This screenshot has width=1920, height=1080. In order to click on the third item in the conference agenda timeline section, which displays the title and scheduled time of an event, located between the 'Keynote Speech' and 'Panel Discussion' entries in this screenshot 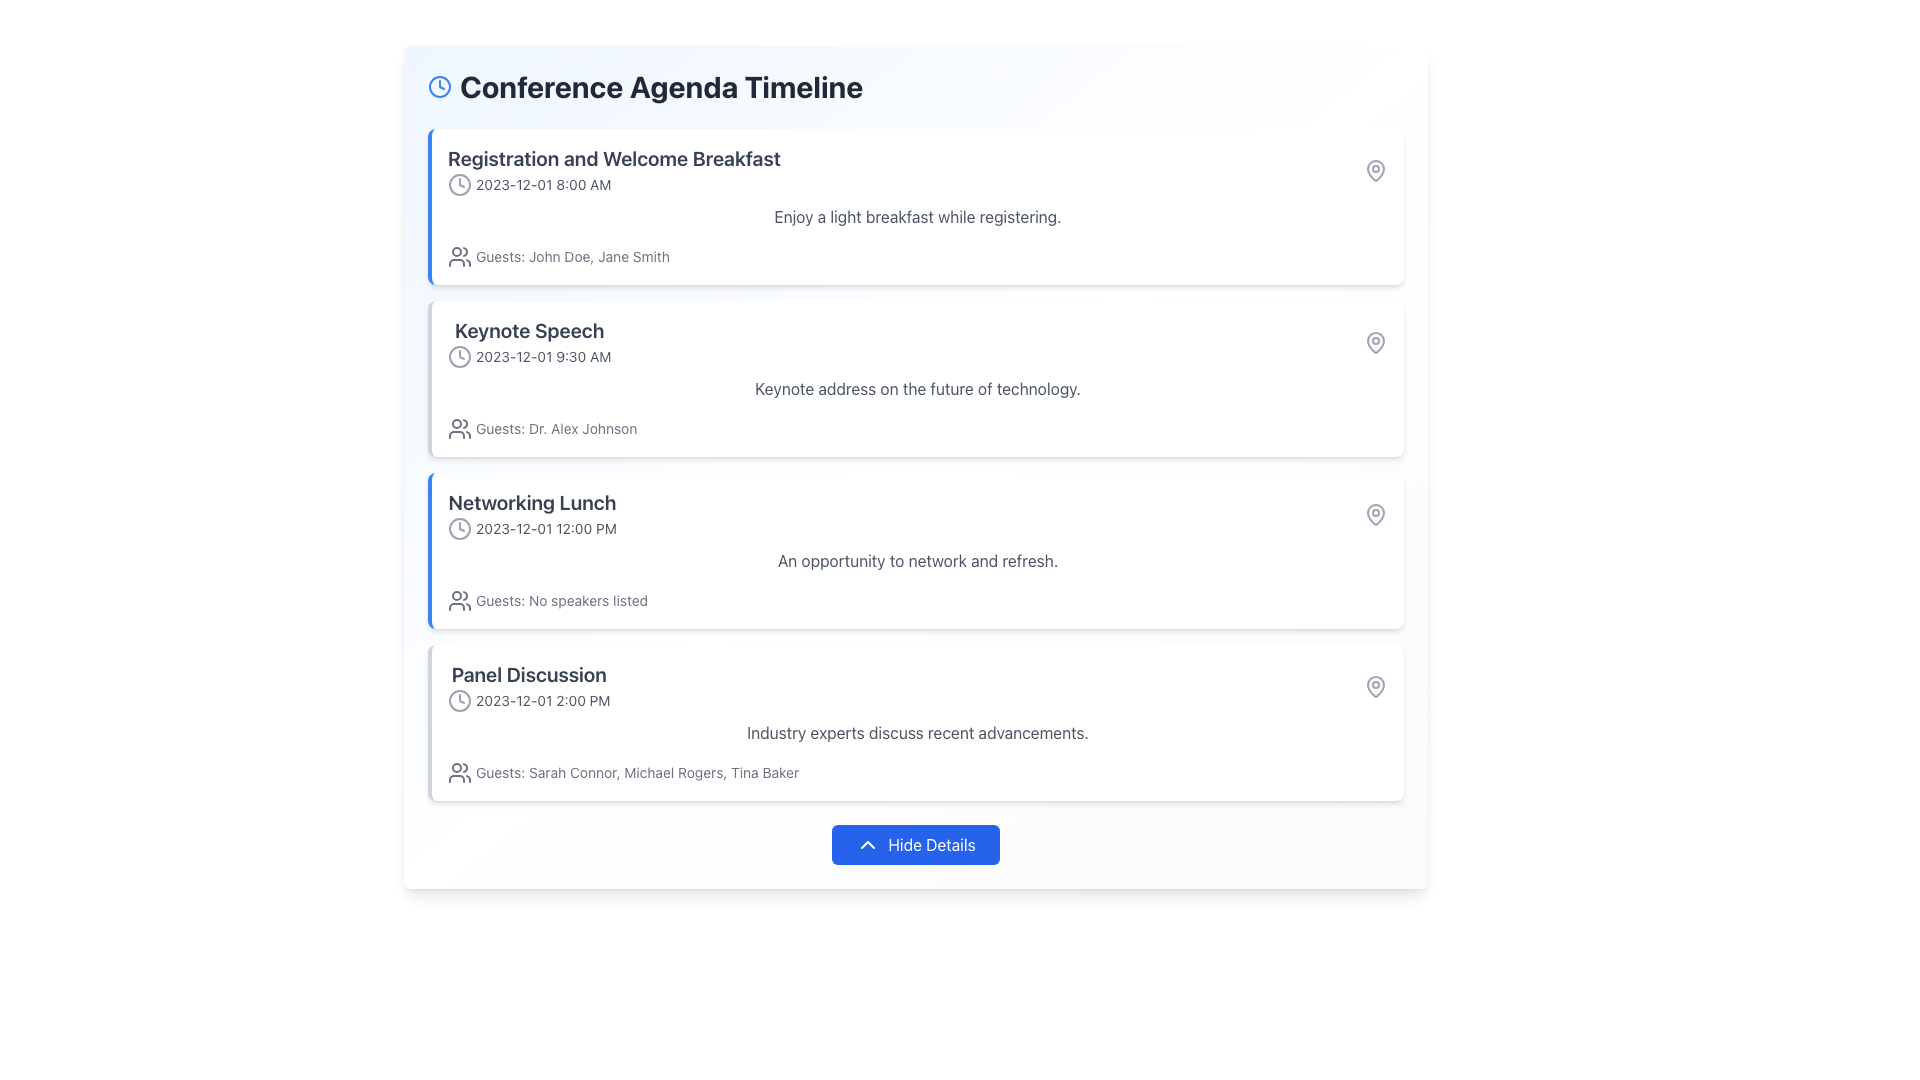, I will do `click(532, 514)`.